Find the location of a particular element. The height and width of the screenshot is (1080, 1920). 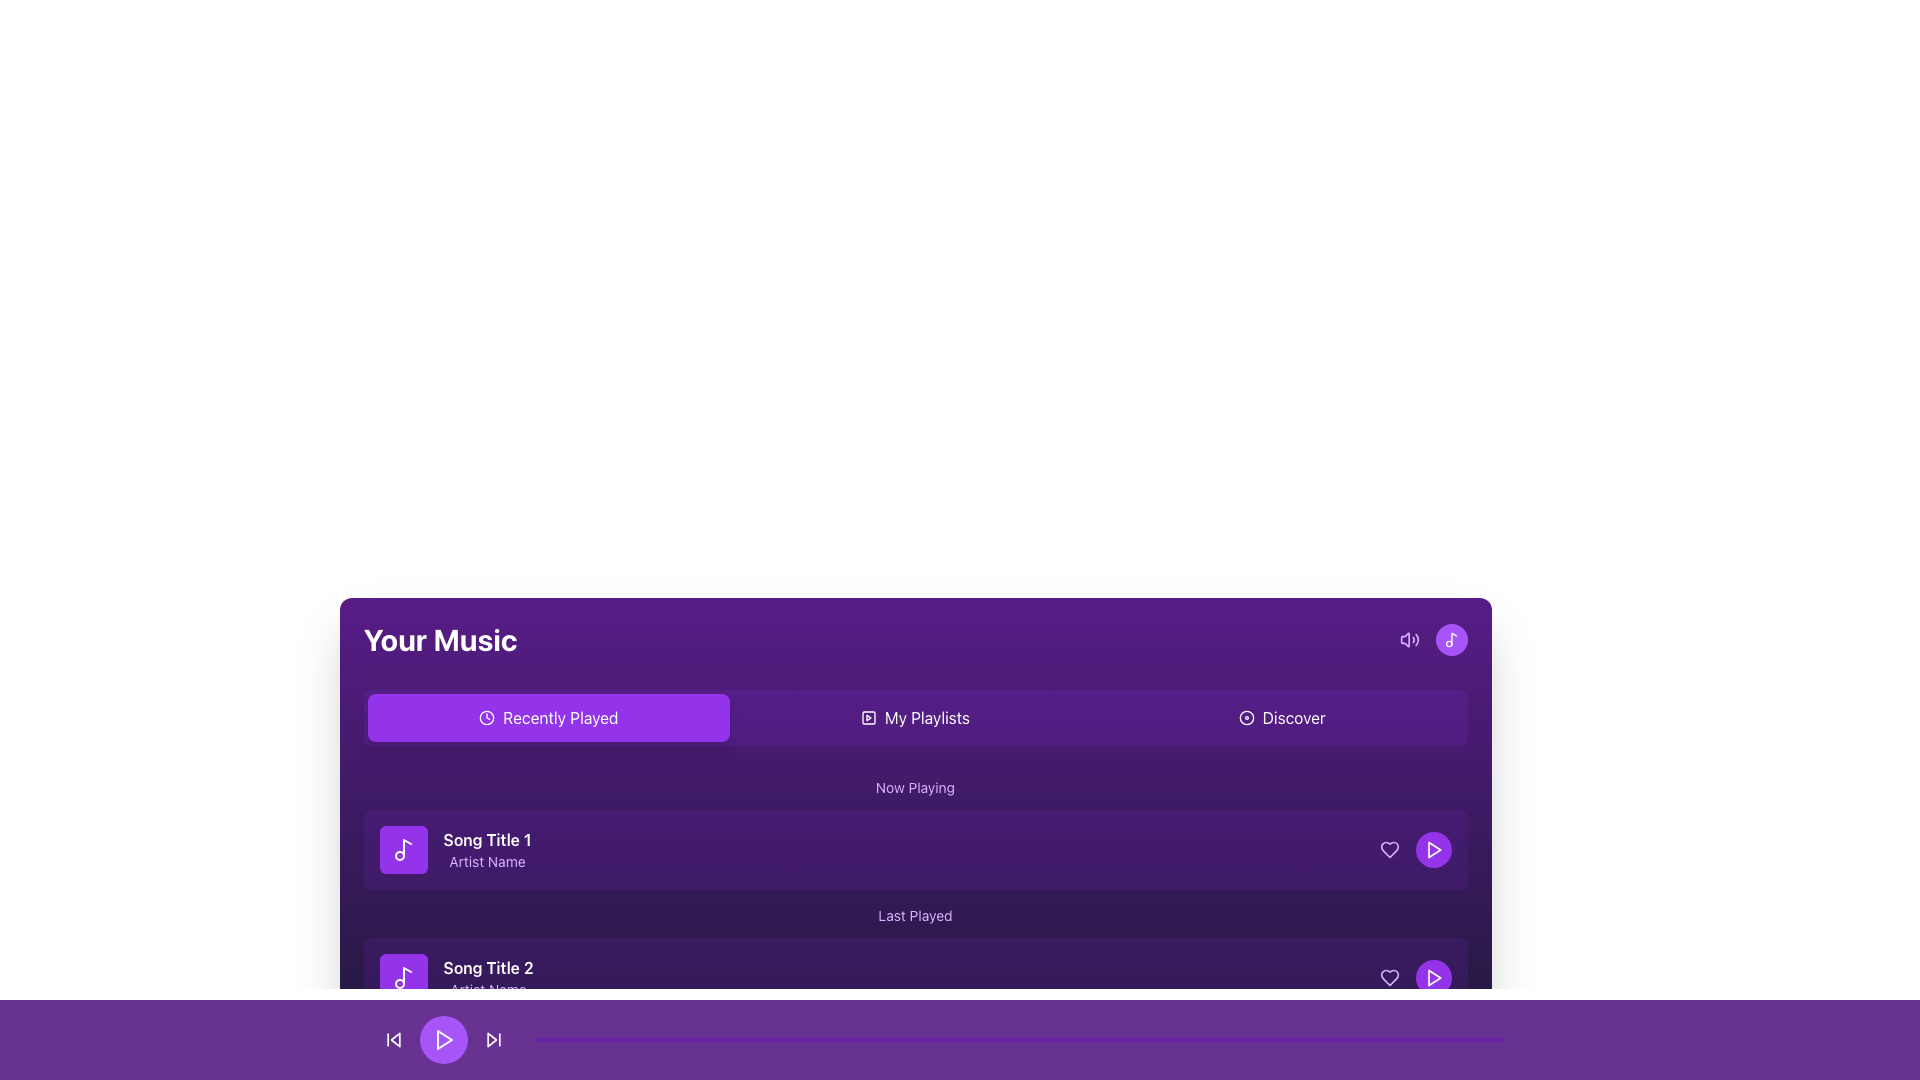

the small circular clock icon located to the left of the 'Recently Played' text within the purple button at the top-left under the 'Your Music' heading is located at coordinates (487, 716).